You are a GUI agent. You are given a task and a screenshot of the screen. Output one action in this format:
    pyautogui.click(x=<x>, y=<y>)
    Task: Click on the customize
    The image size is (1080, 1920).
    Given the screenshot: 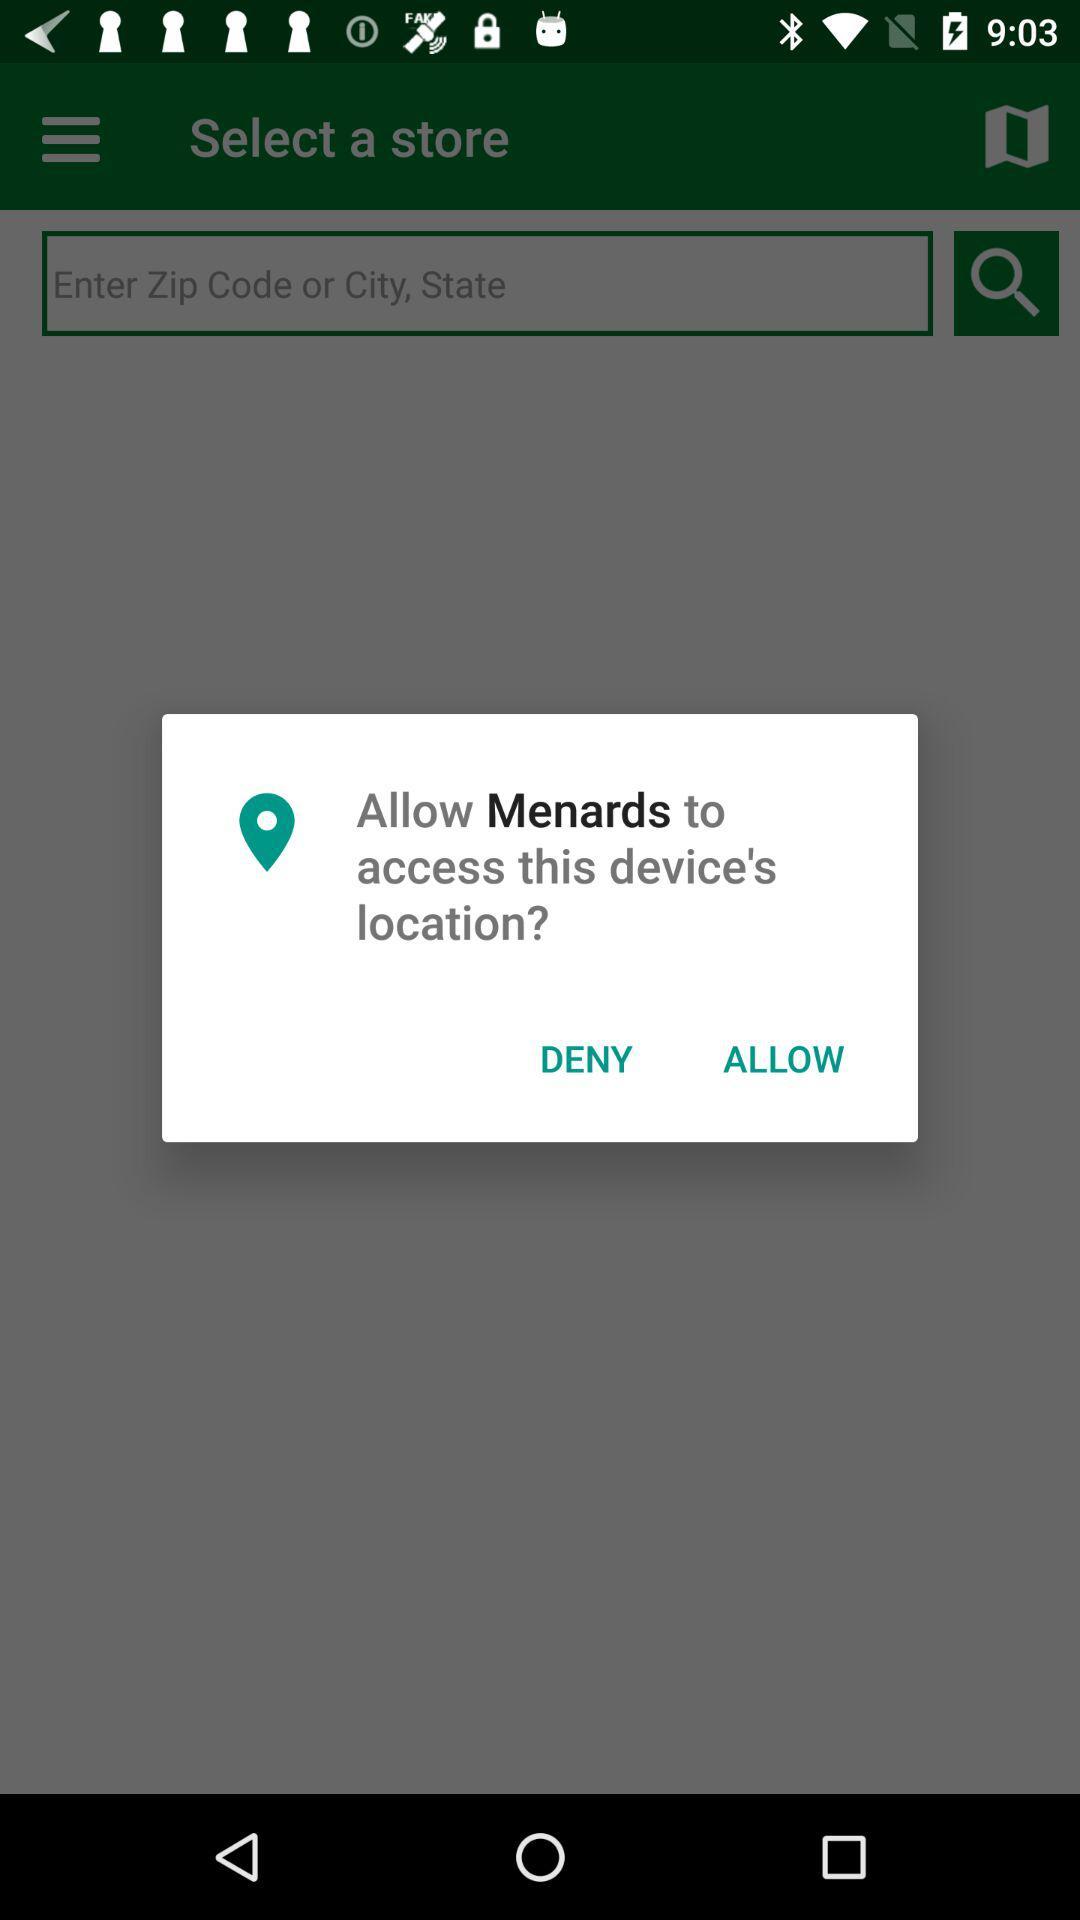 What is the action you would take?
    pyautogui.click(x=72, y=135)
    